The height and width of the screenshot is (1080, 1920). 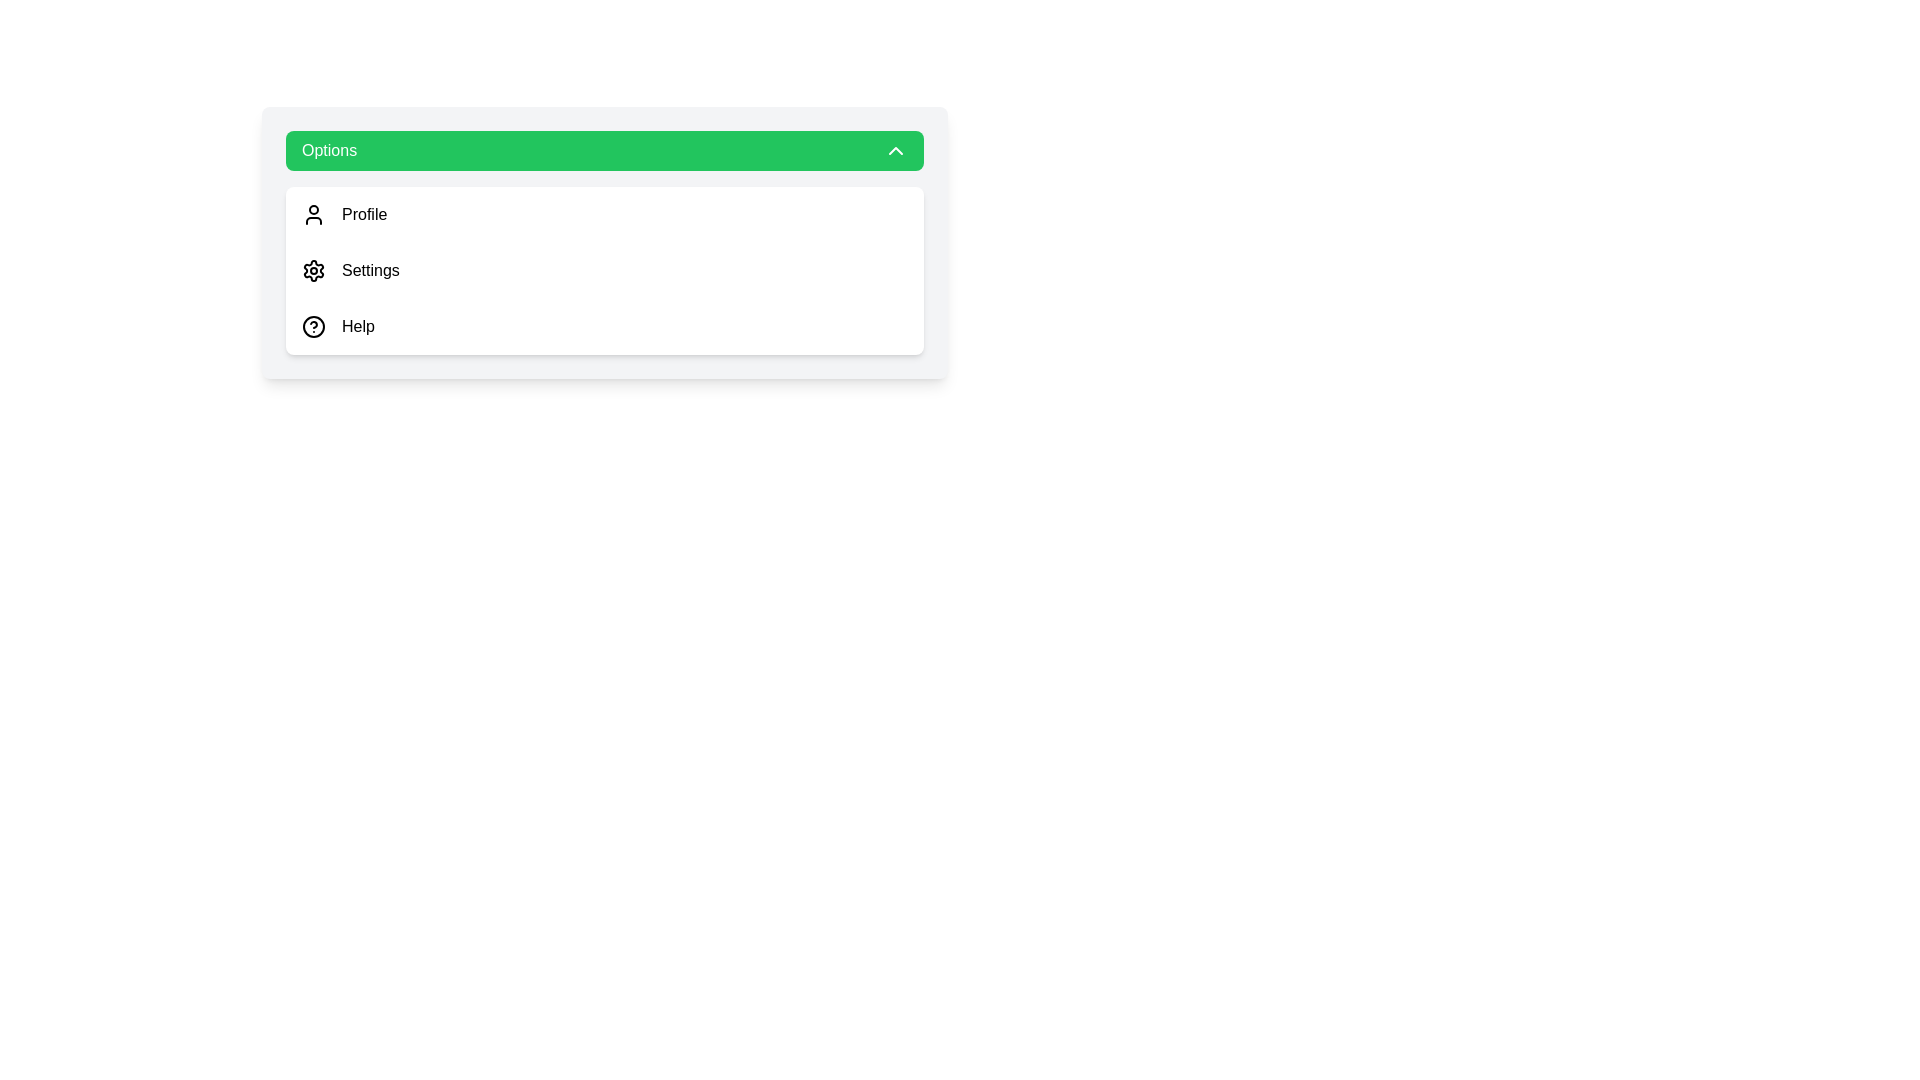 What do you see at coordinates (312, 270) in the screenshot?
I see `the gear icon representing settings, which is positioned to the left of the text 'Settings'` at bounding box center [312, 270].